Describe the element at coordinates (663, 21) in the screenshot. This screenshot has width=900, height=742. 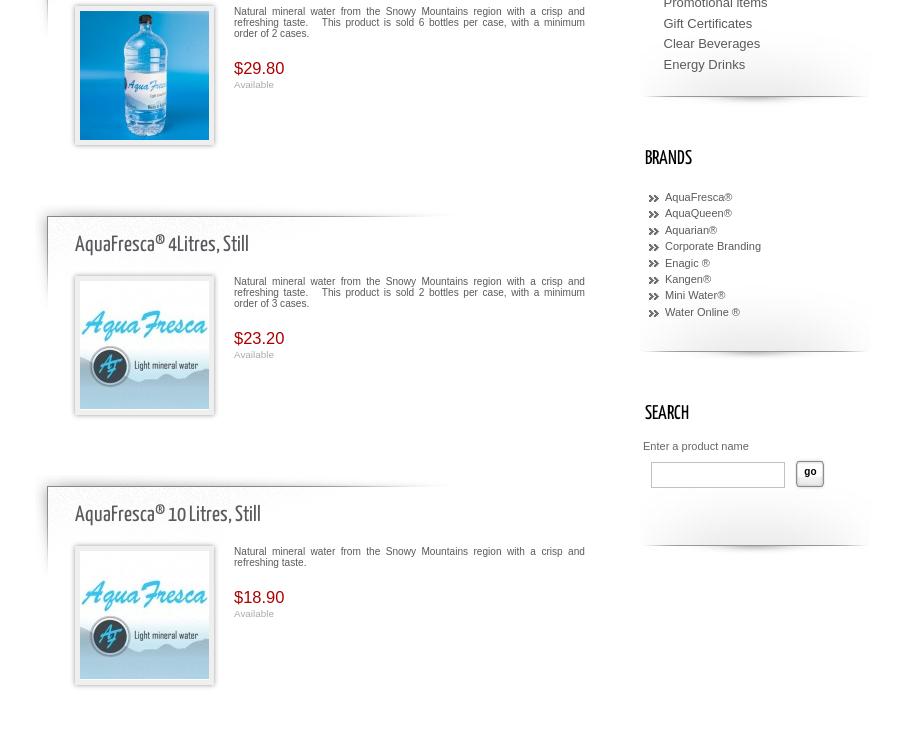
I see `'Gift Certificates'` at that location.